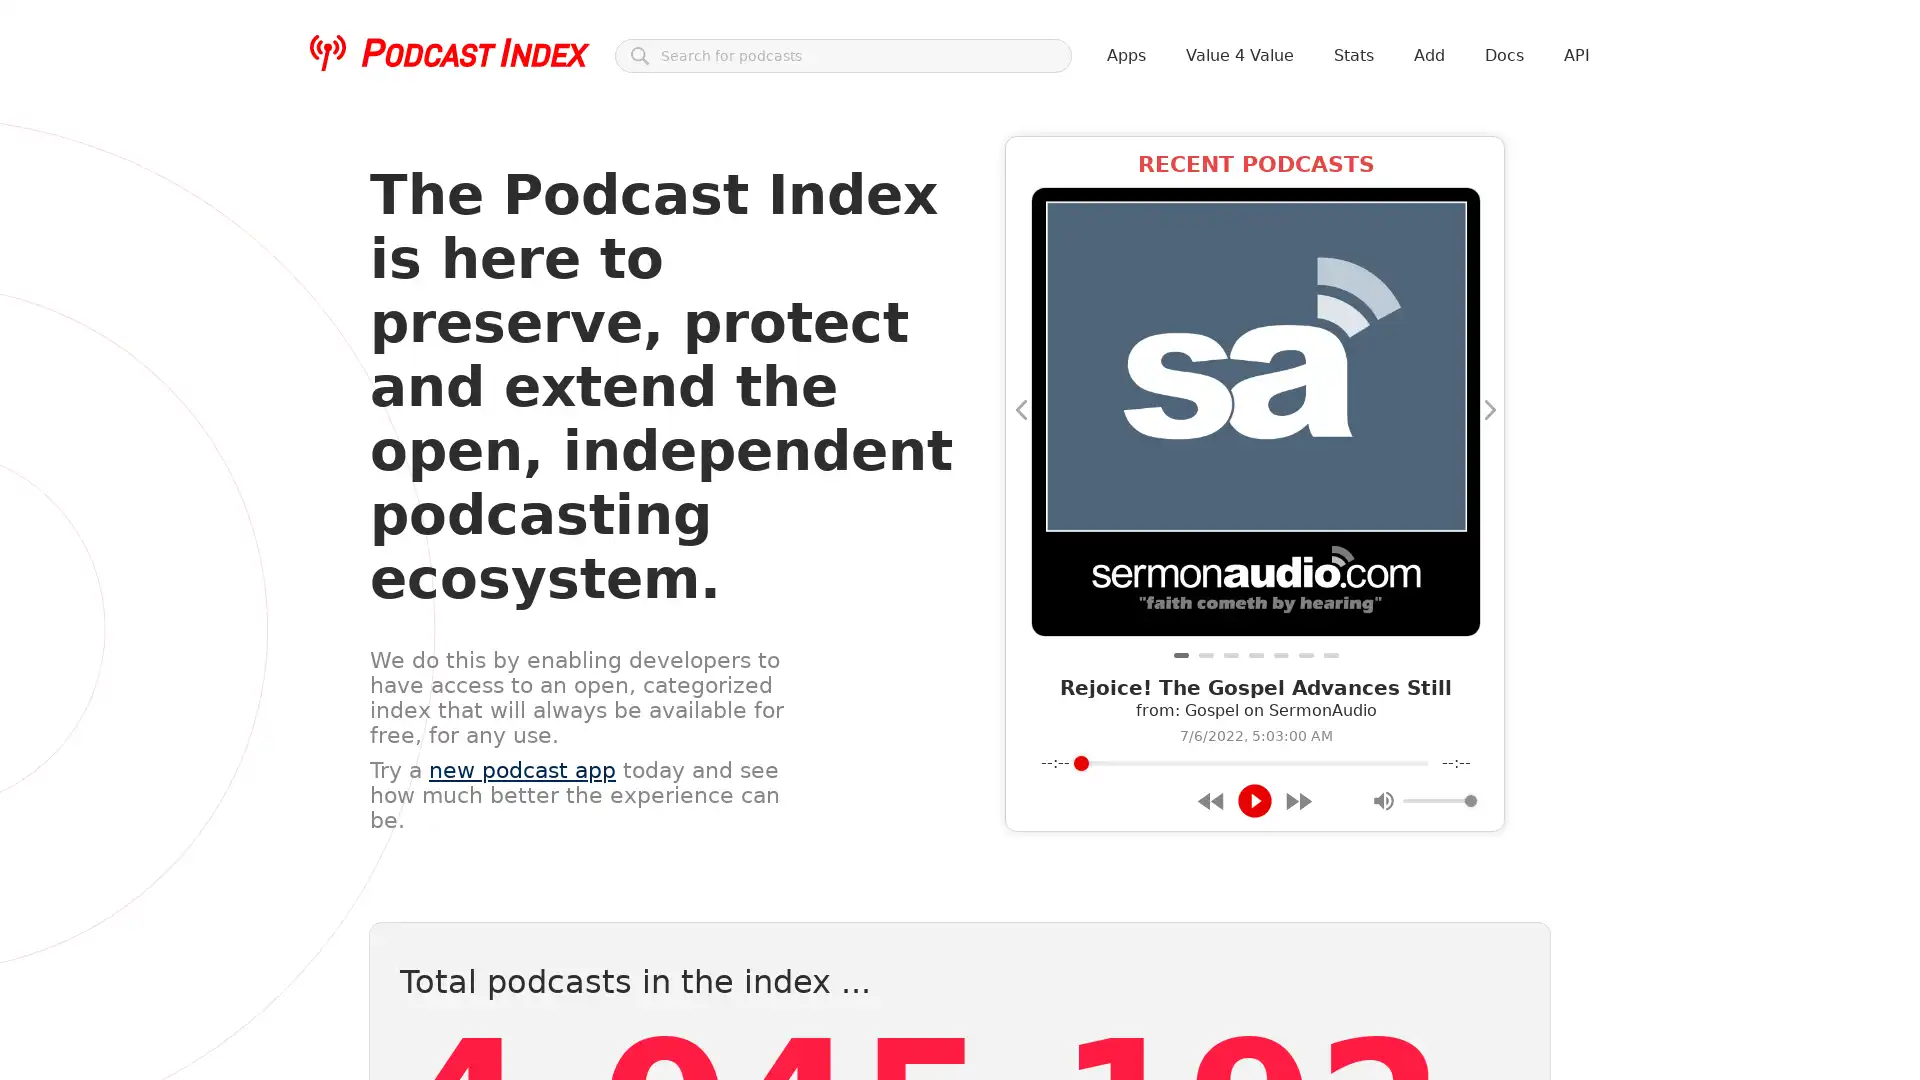 This screenshot has height=1080, width=1920. What do you see at coordinates (1330, 655) in the screenshot?
I see `Keenan's Corner: Breezy Album Review; Usher Tiny Desk` at bounding box center [1330, 655].